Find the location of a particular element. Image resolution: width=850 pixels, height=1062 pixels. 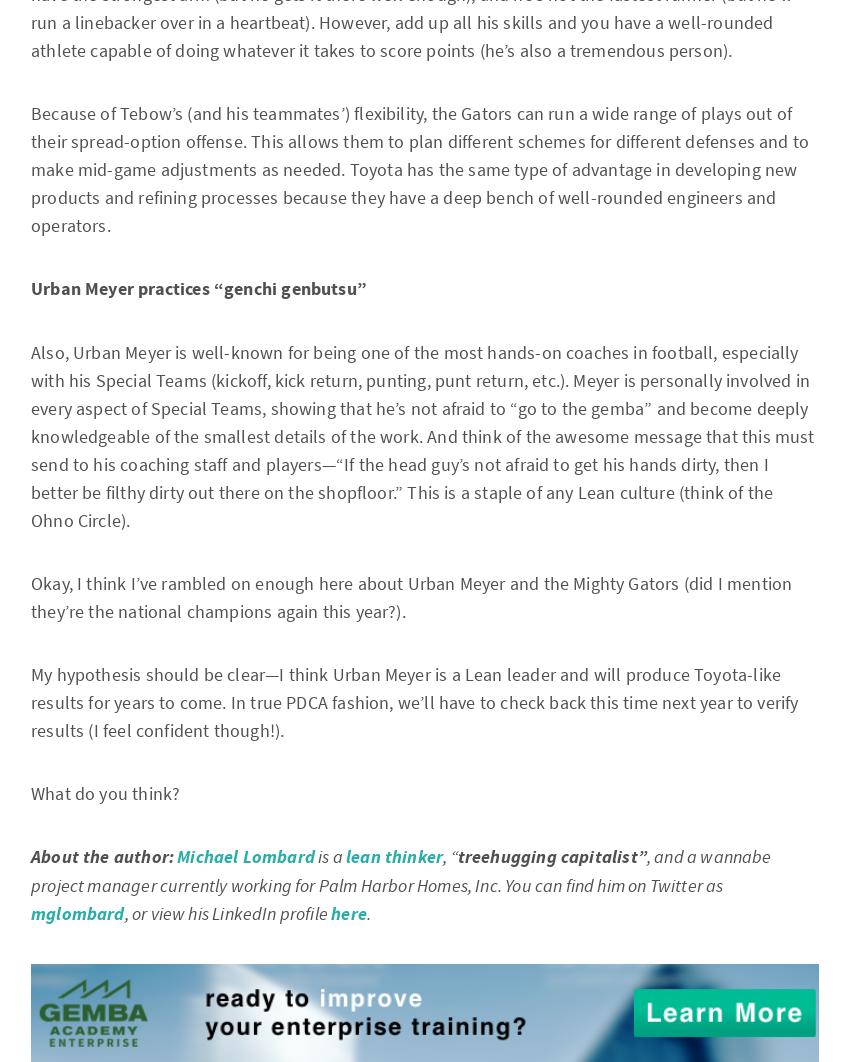

'About the author:' is located at coordinates (101, 856).